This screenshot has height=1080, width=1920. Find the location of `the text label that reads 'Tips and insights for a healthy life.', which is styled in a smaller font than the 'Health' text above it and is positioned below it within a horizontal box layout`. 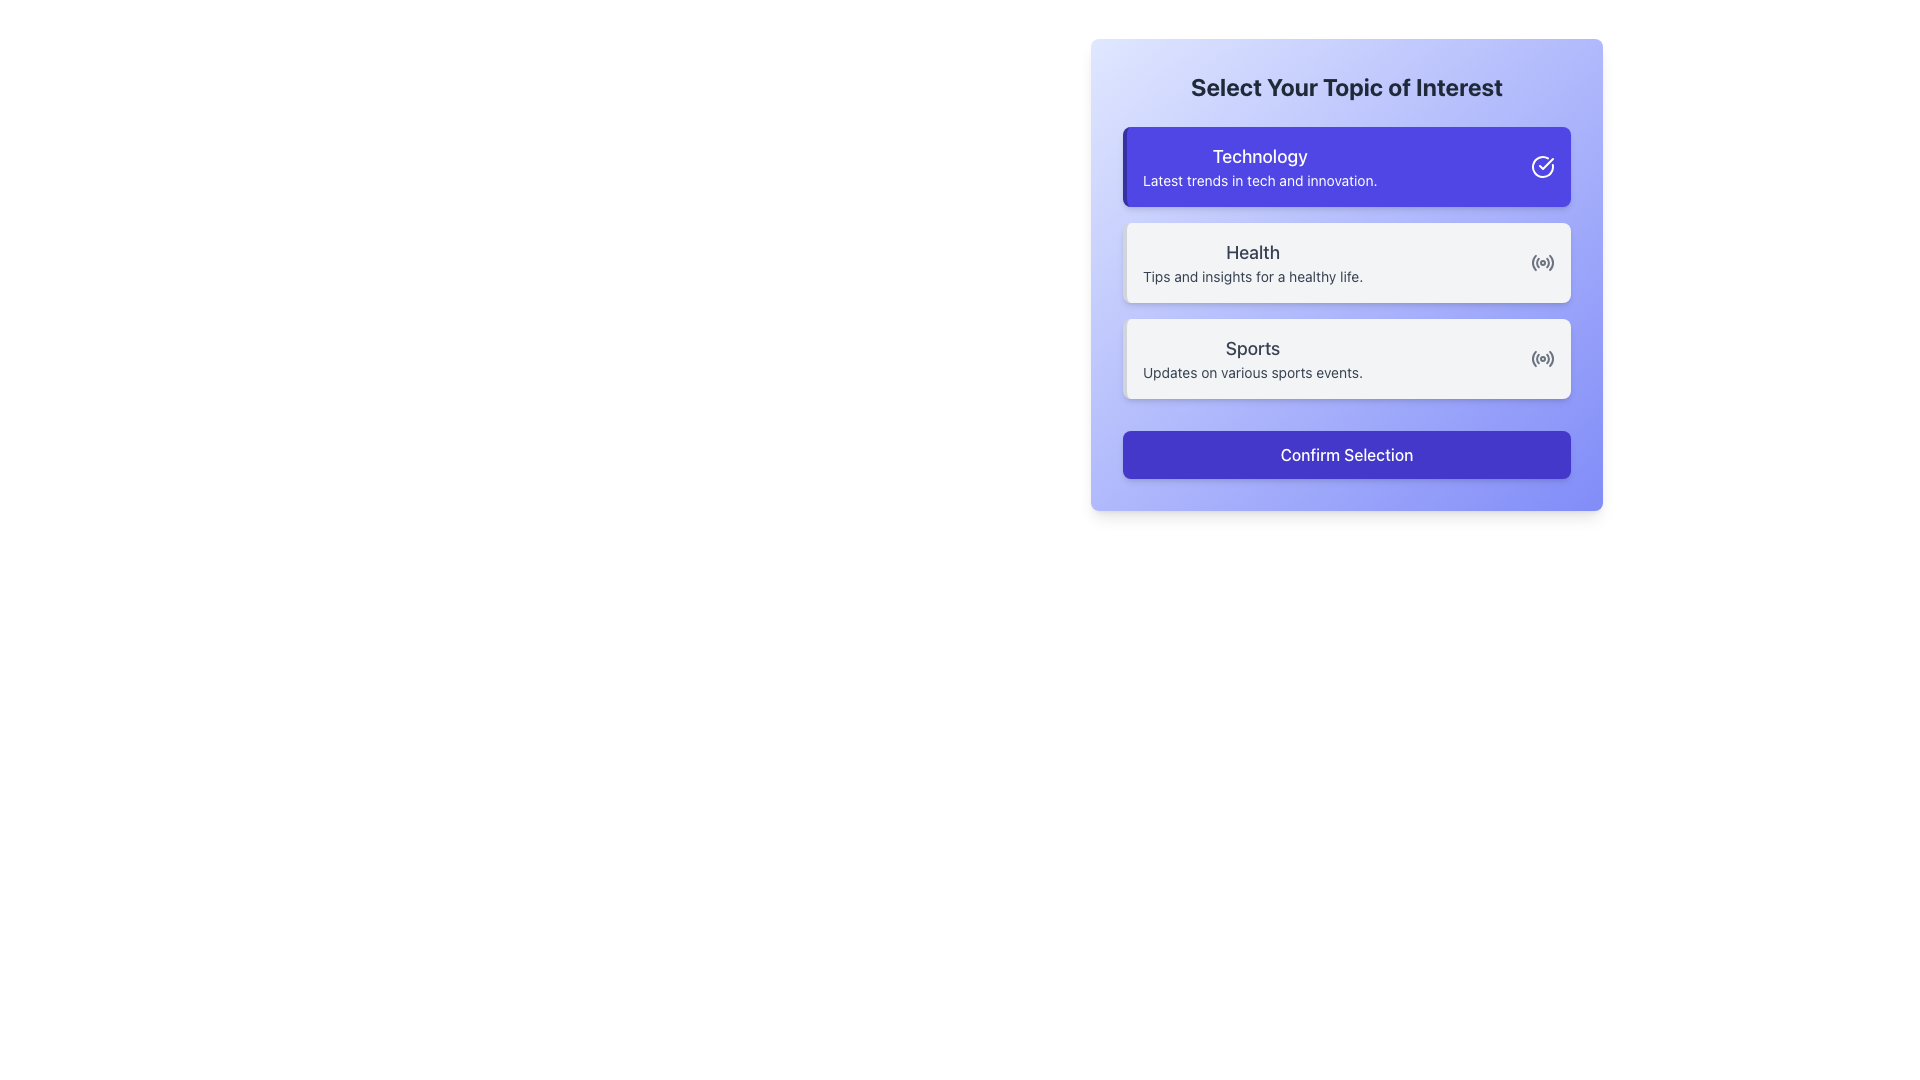

the text label that reads 'Tips and insights for a healthy life.', which is styled in a smaller font than the 'Health' text above it and is positioned below it within a horizontal box layout is located at coordinates (1252, 277).